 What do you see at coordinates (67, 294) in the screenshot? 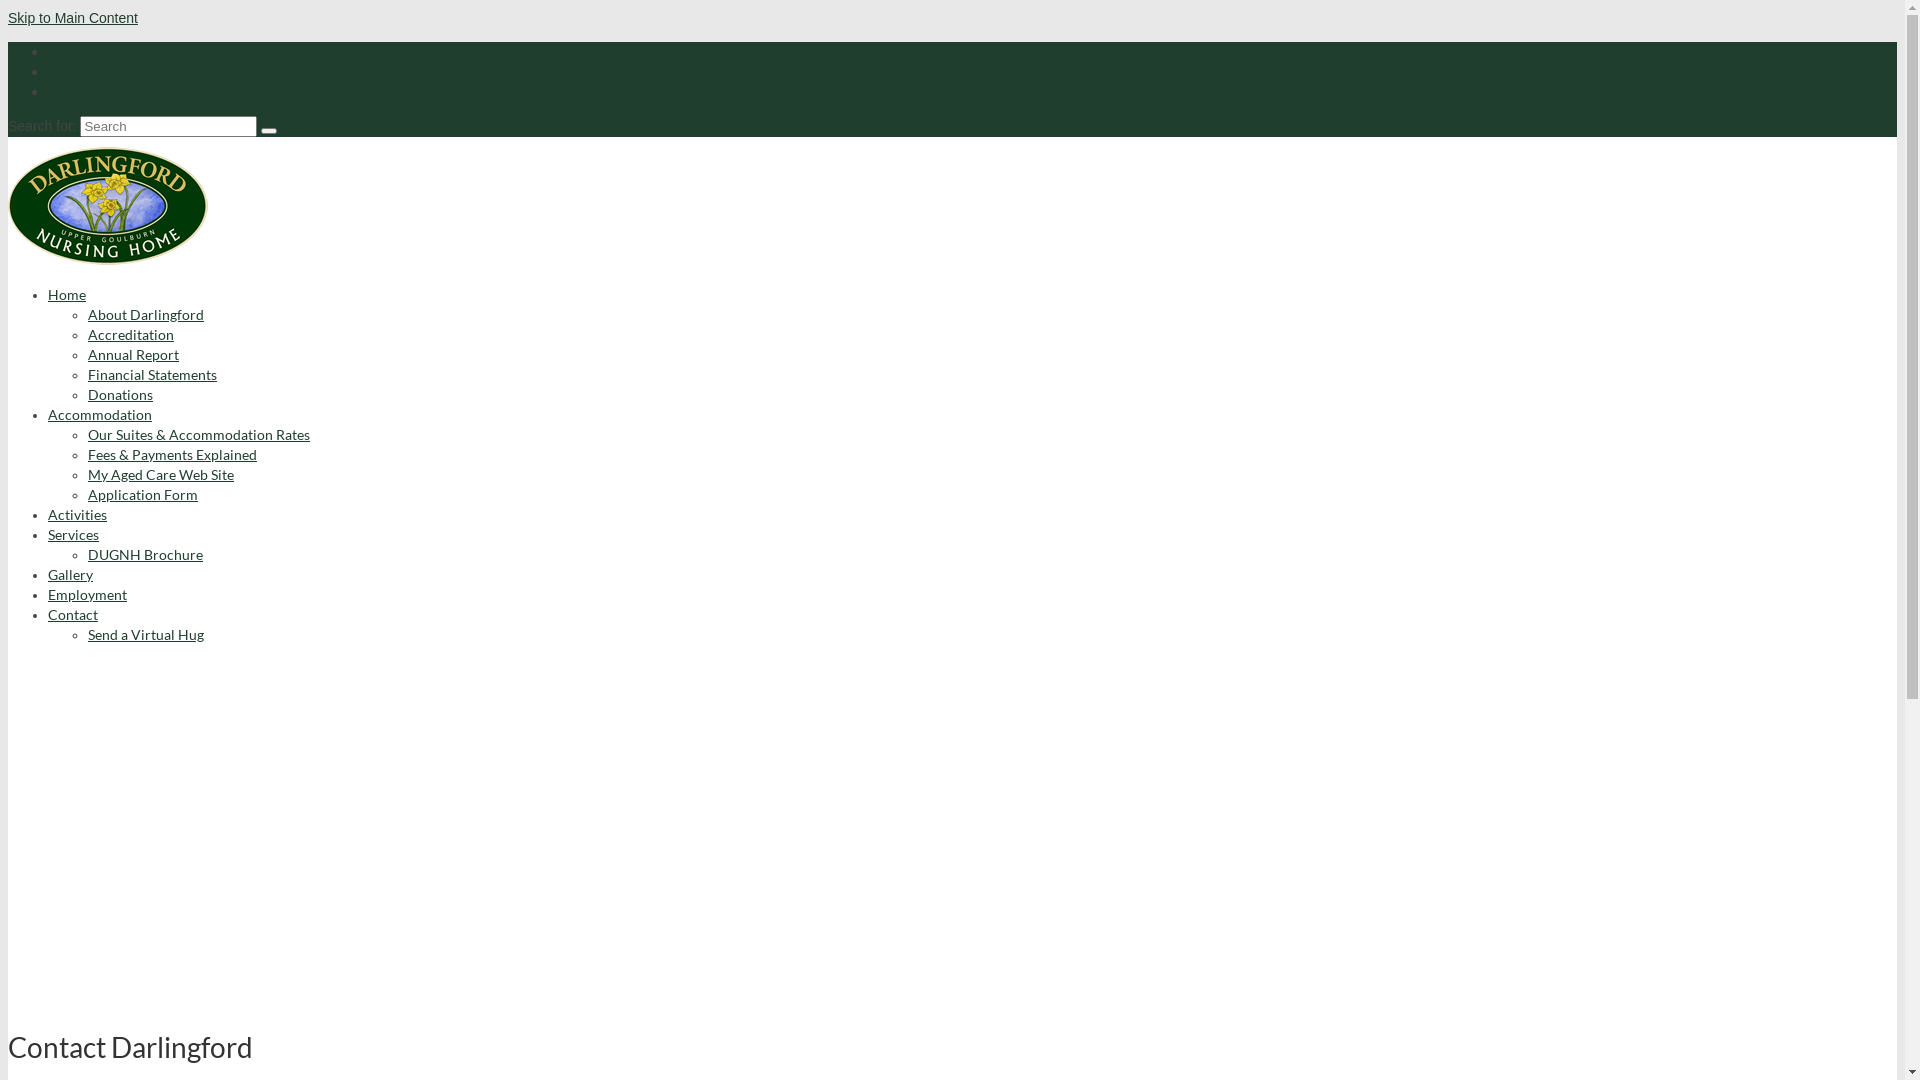
I see `'Home'` at bounding box center [67, 294].